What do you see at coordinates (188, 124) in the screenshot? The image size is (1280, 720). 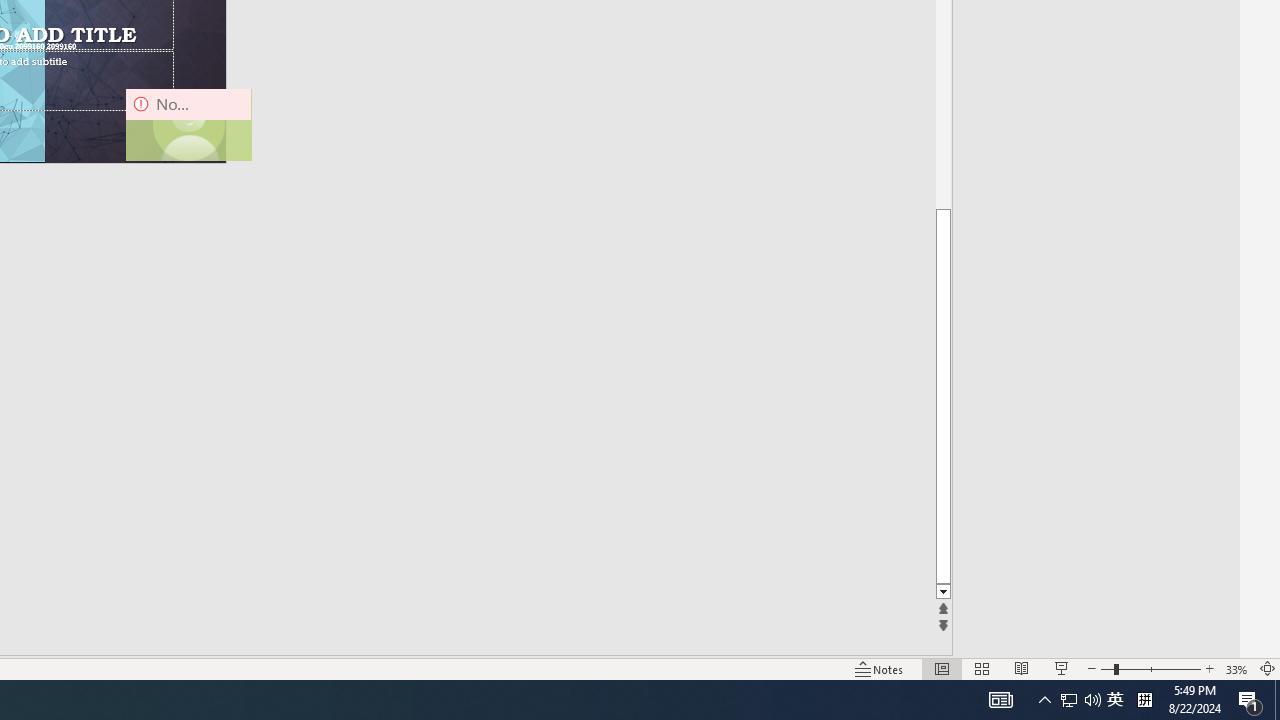 I see `'Camera 11, No camera detected.'` at bounding box center [188, 124].